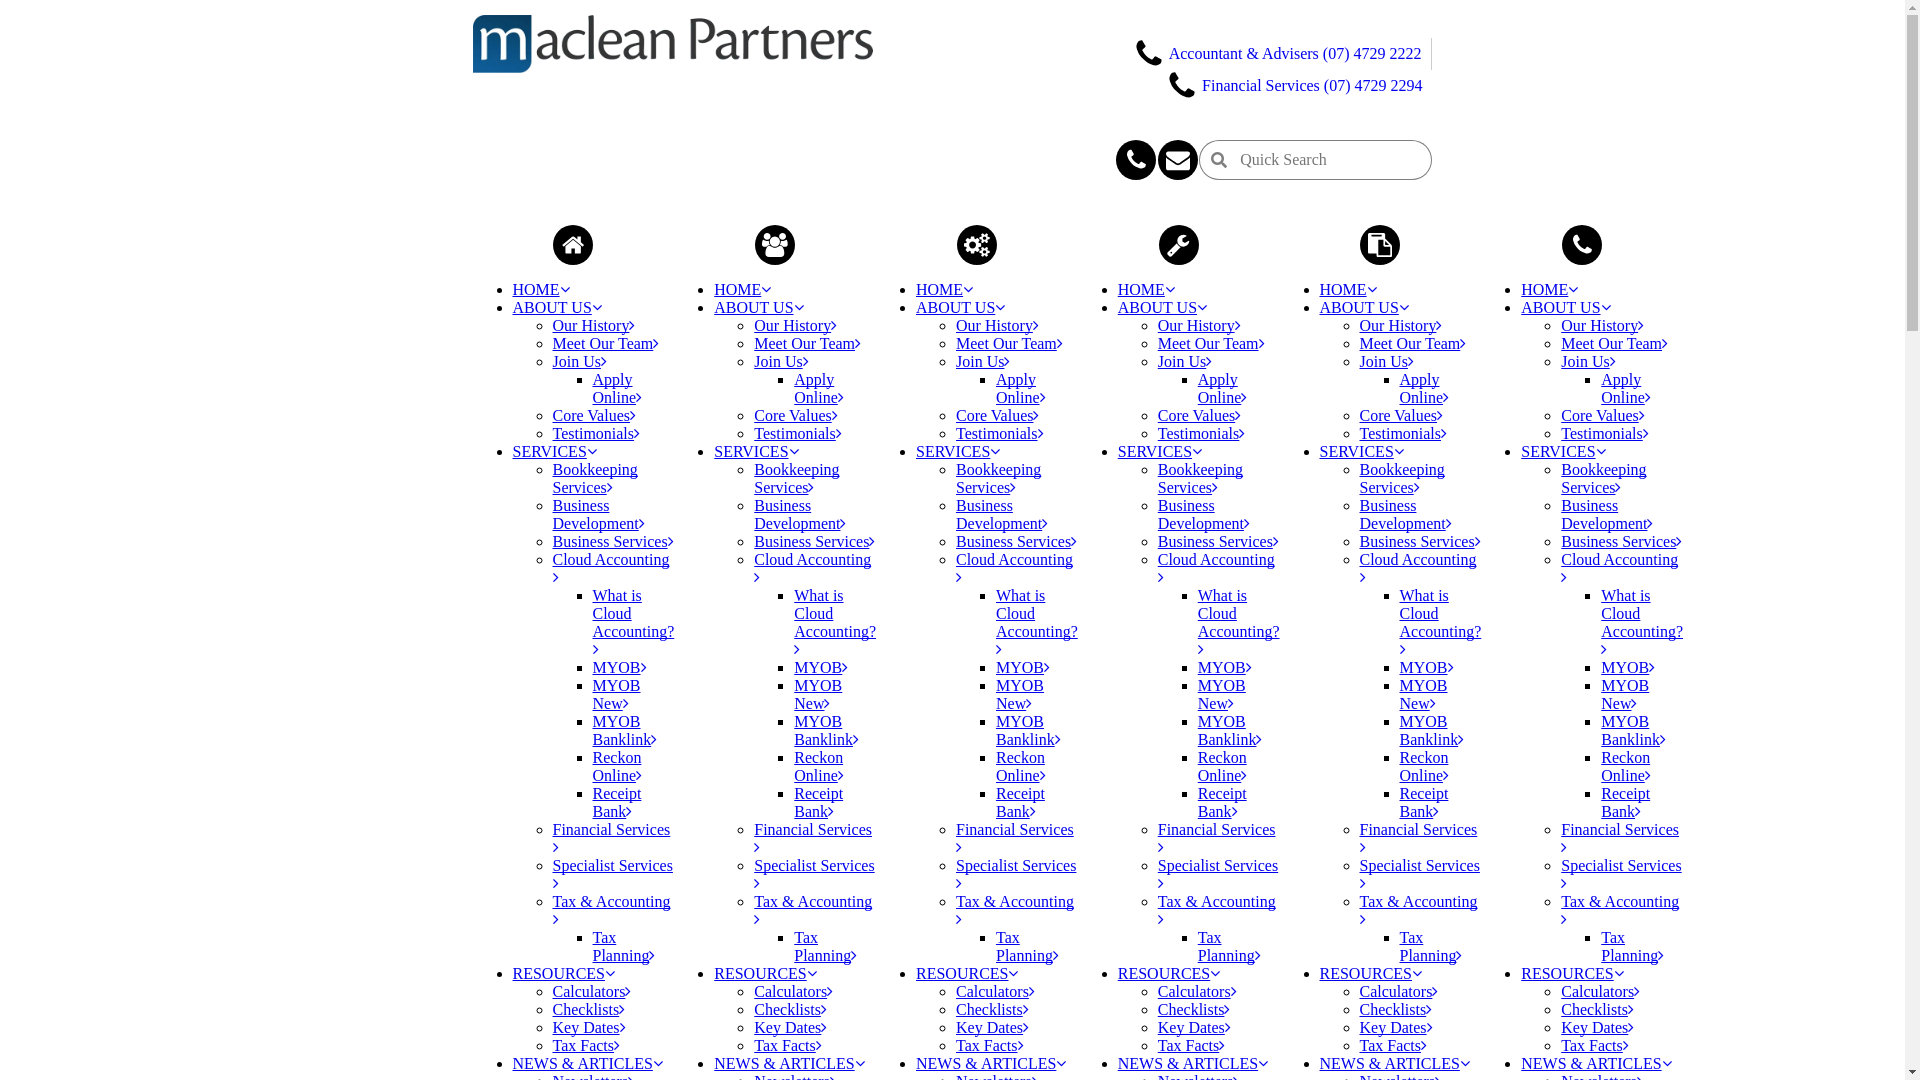  What do you see at coordinates (1400, 414) in the screenshot?
I see `'Core Values'` at bounding box center [1400, 414].